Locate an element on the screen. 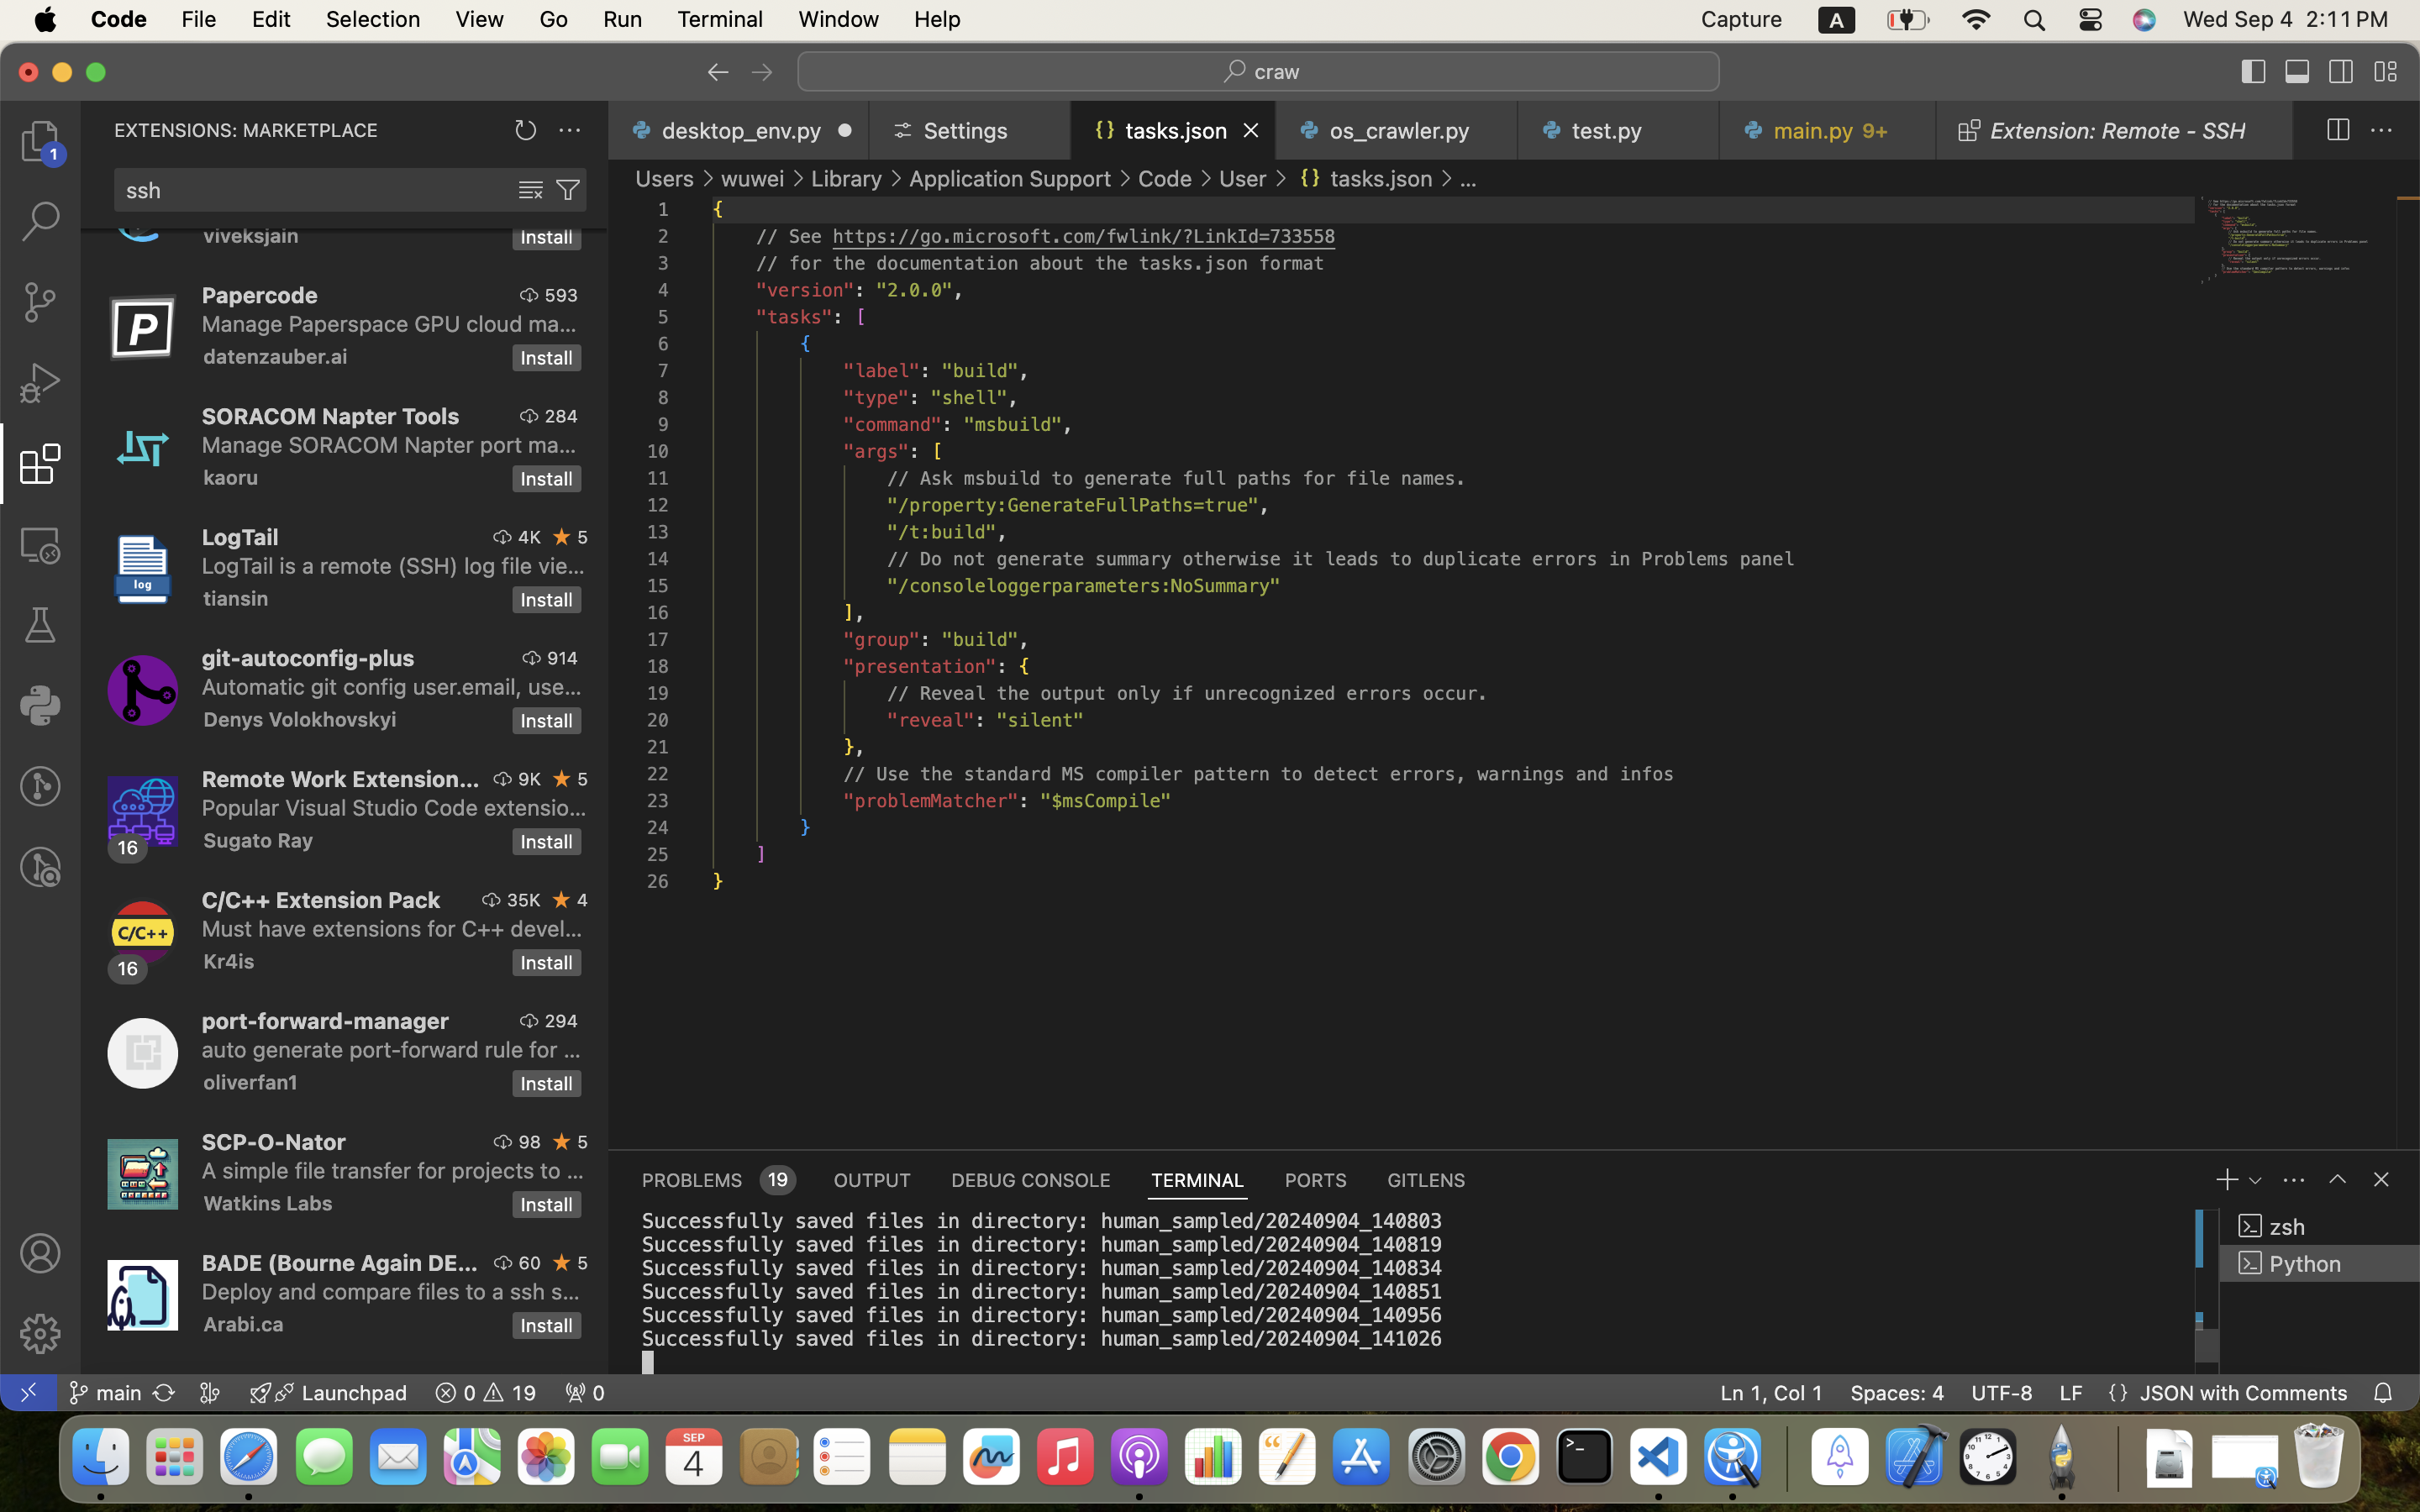 Image resolution: width=2420 pixels, height=1512 pixels. '98' is located at coordinates (529, 1141).